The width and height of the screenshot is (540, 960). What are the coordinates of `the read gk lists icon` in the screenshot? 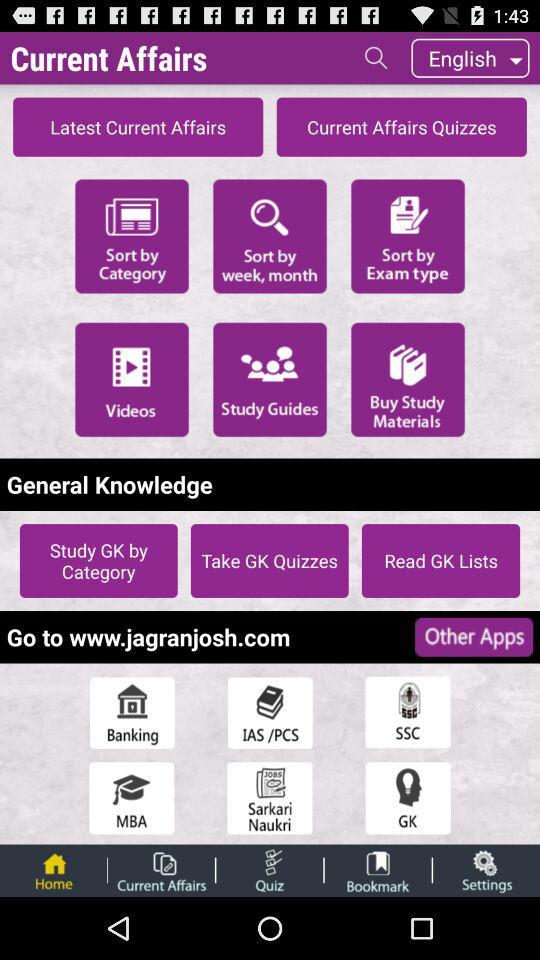 It's located at (441, 560).